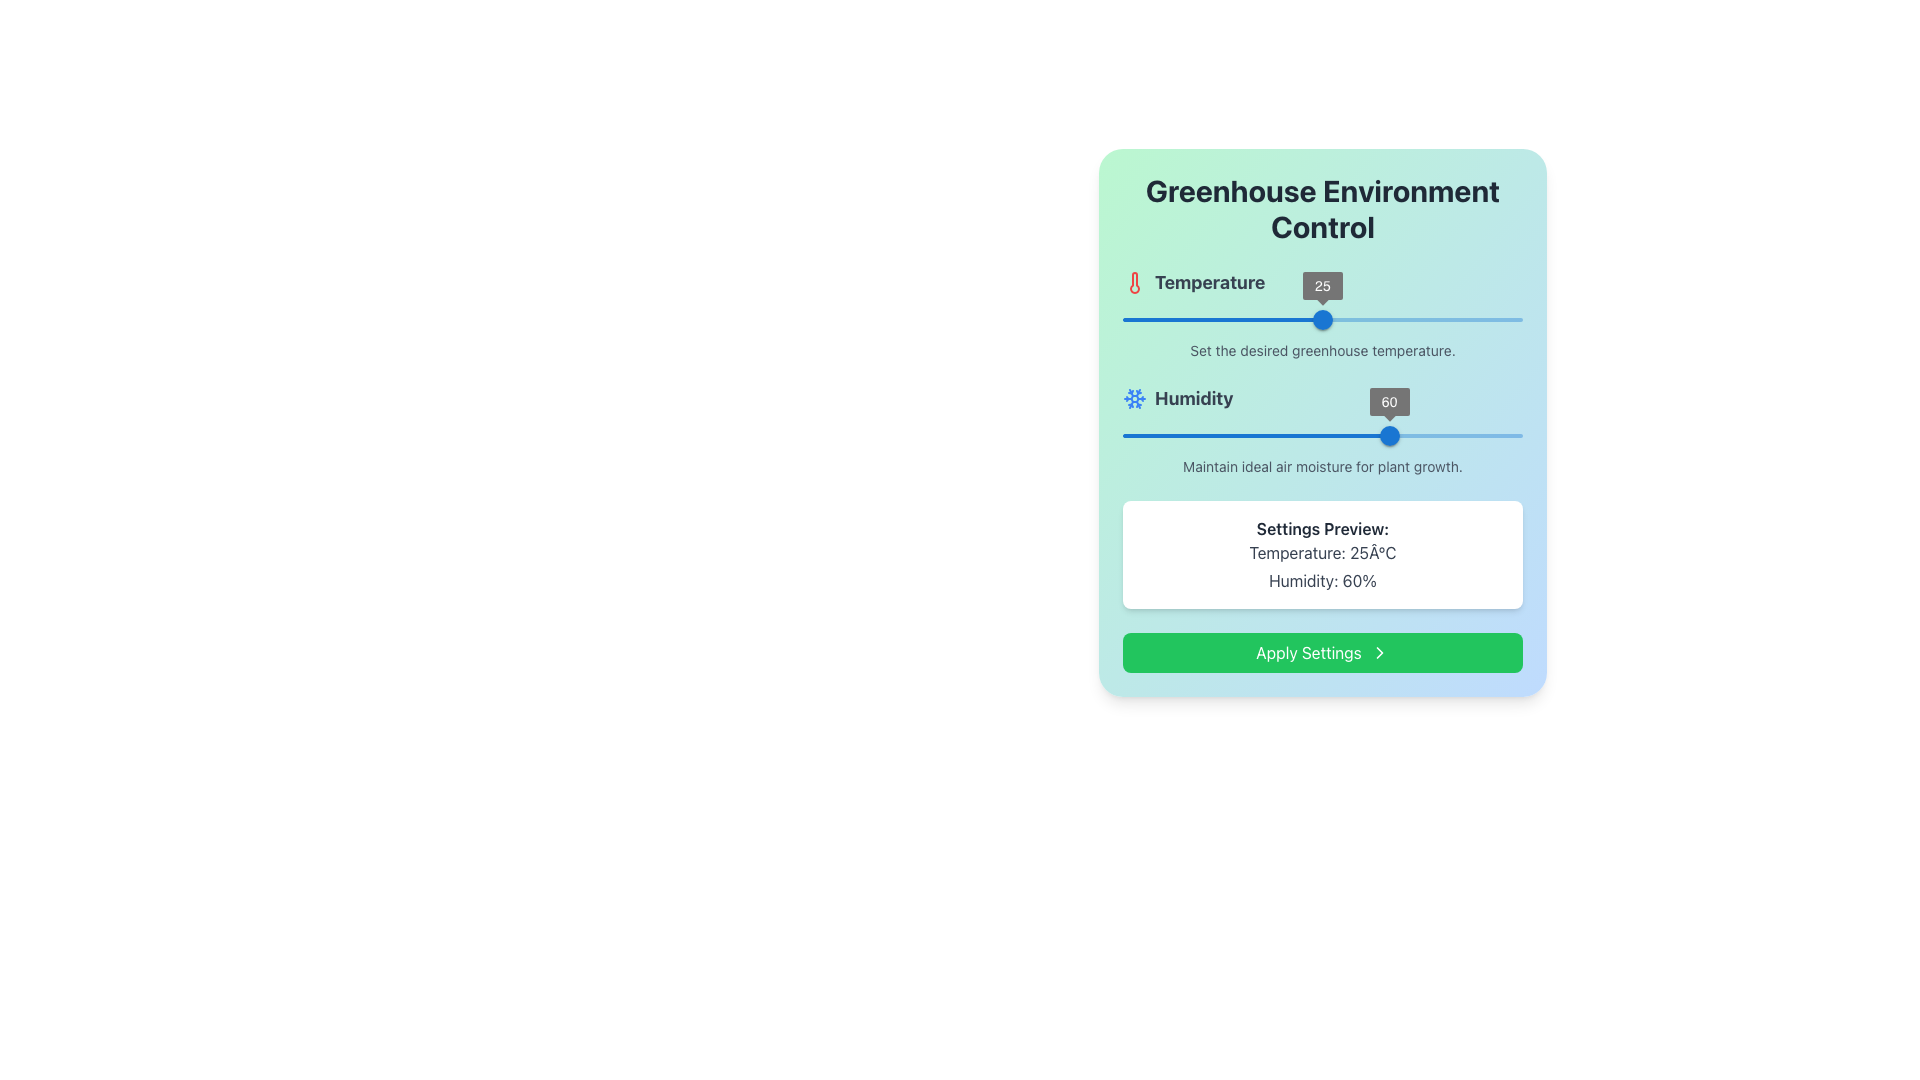 This screenshot has height=1080, width=1920. What do you see at coordinates (1323, 466) in the screenshot?
I see `text label displaying 'Maintain ideal air moisture for plant growth.' located below the '60' slider in the humidity adjustment section` at bounding box center [1323, 466].